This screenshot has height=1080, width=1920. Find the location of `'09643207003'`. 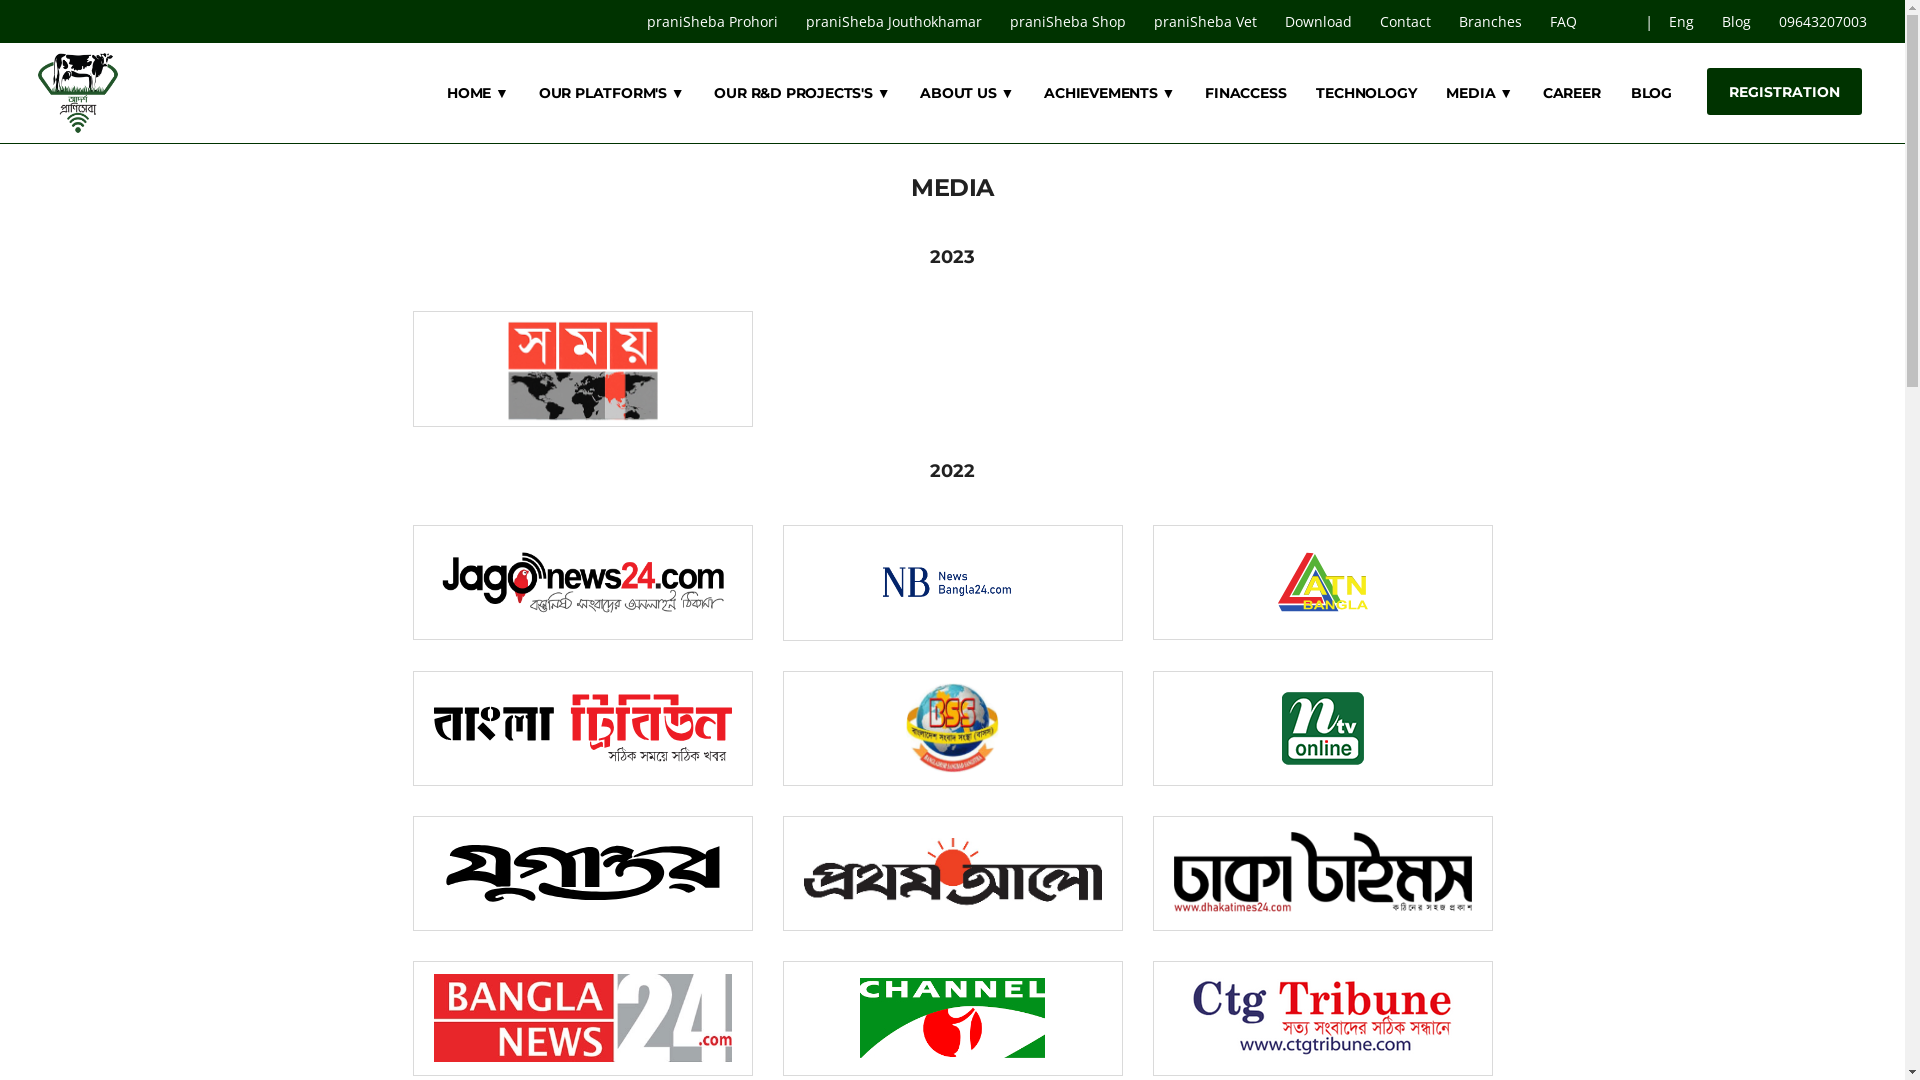

'09643207003' is located at coordinates (1766, 21).